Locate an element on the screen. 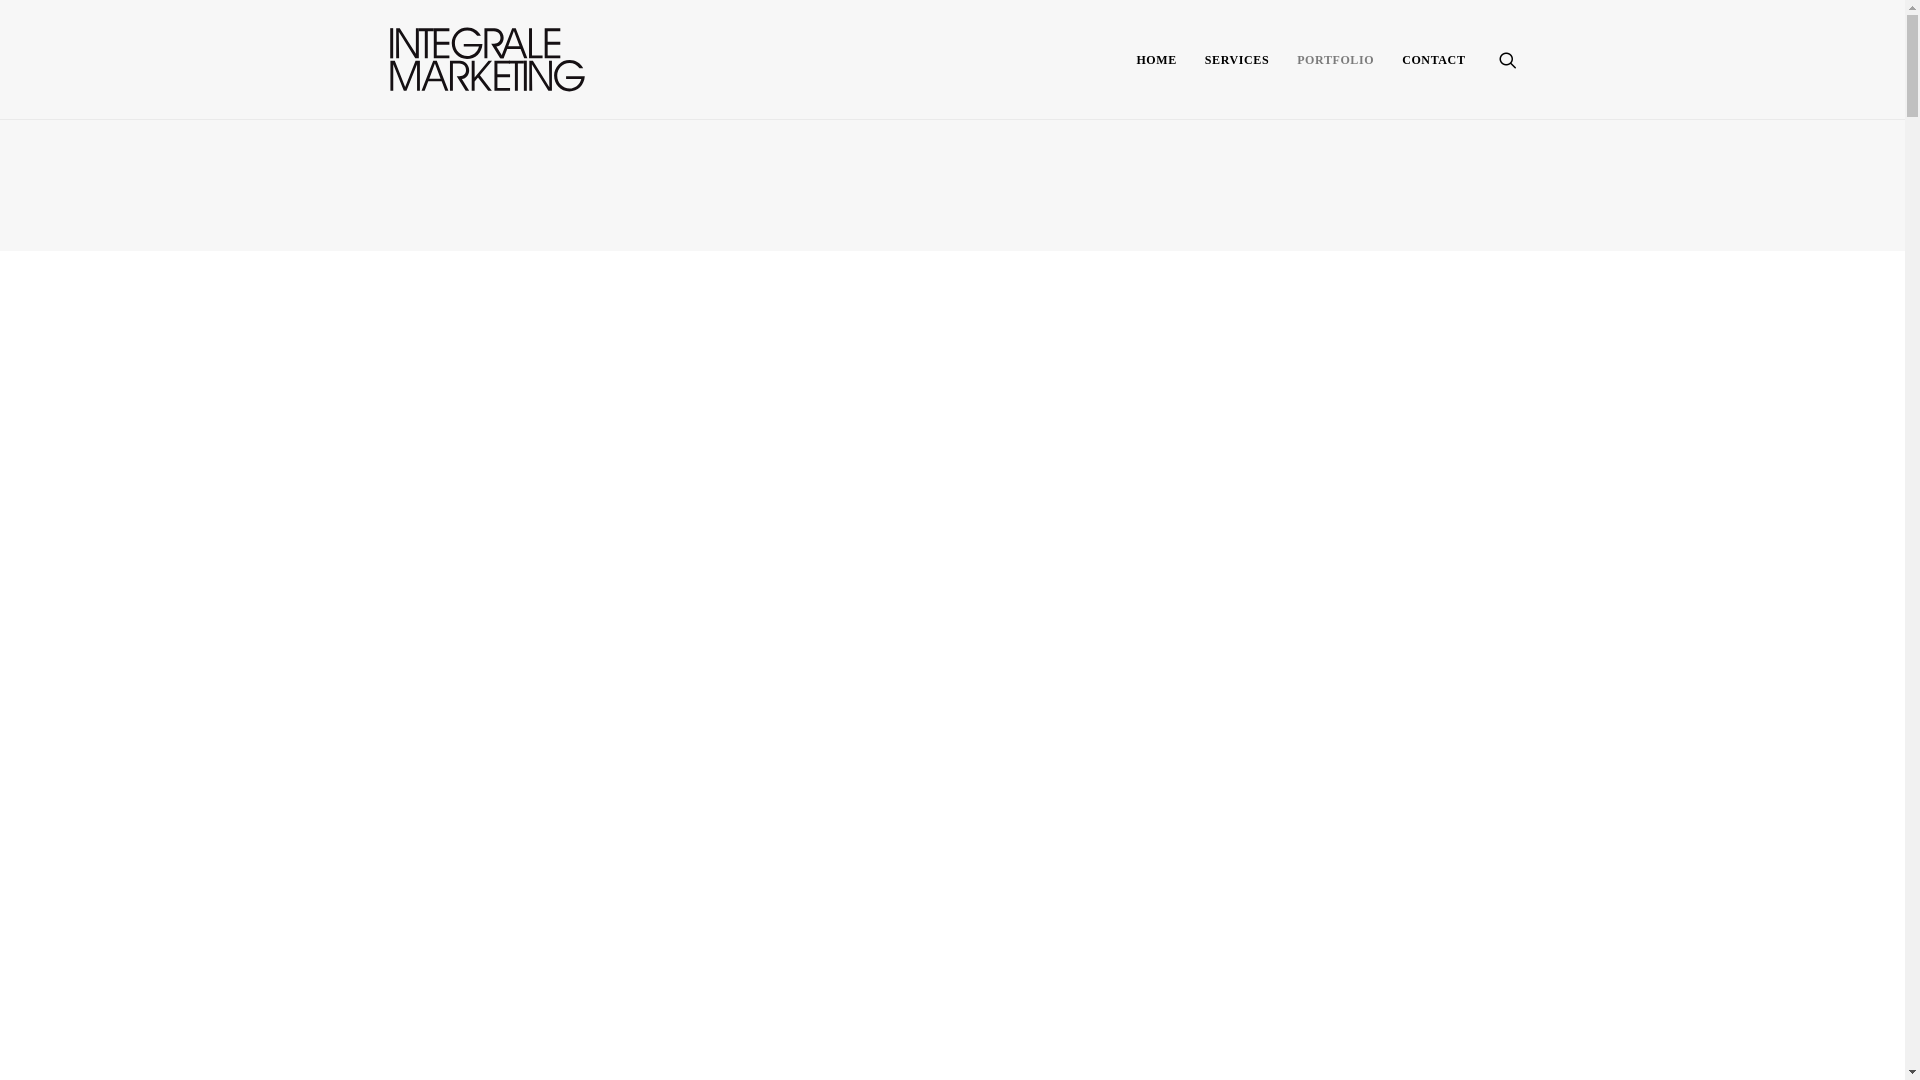  'CONTACT' is located at coordinates (1425, 58).